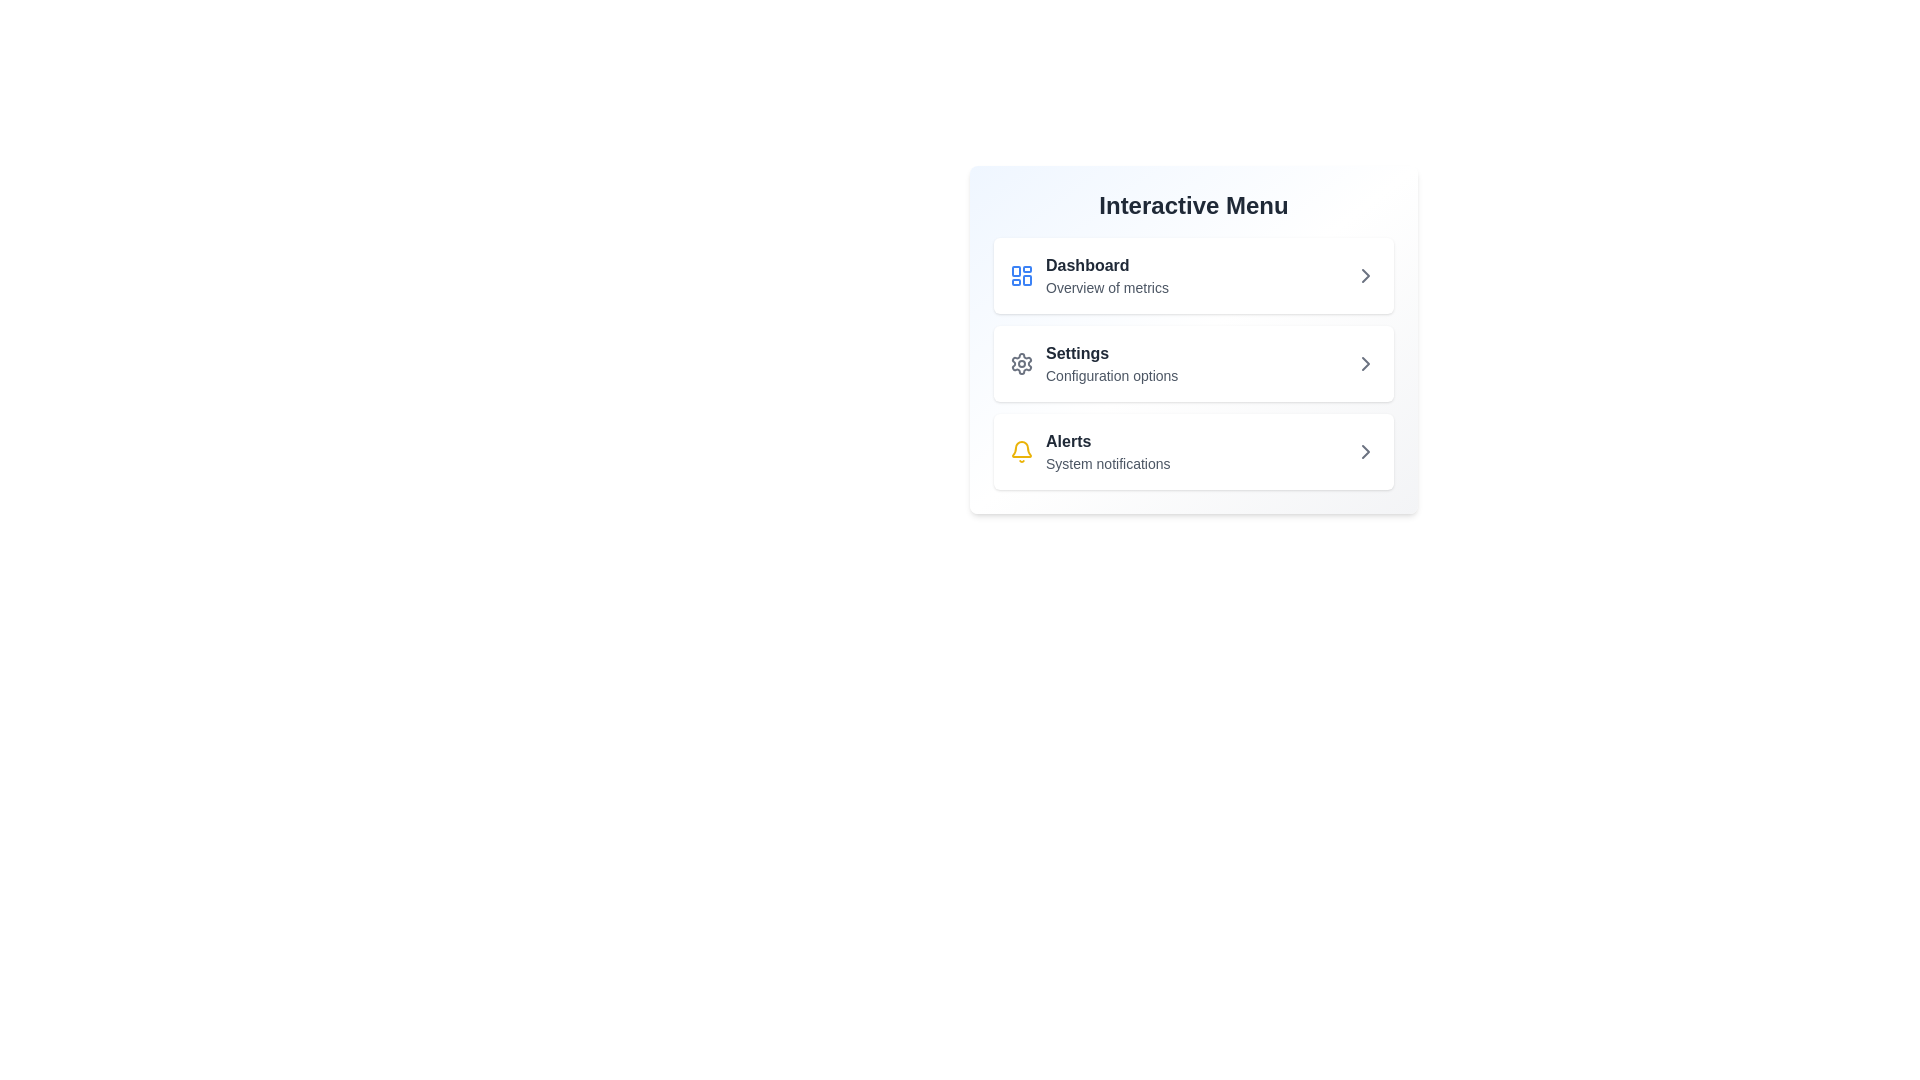 This screenshot has height=1080, width=1920. I want to click on the text label displaying 'Overview of metrics', which is located beneath the 'Dashboard' heading in the dashboard menu, so click(1106, 288).